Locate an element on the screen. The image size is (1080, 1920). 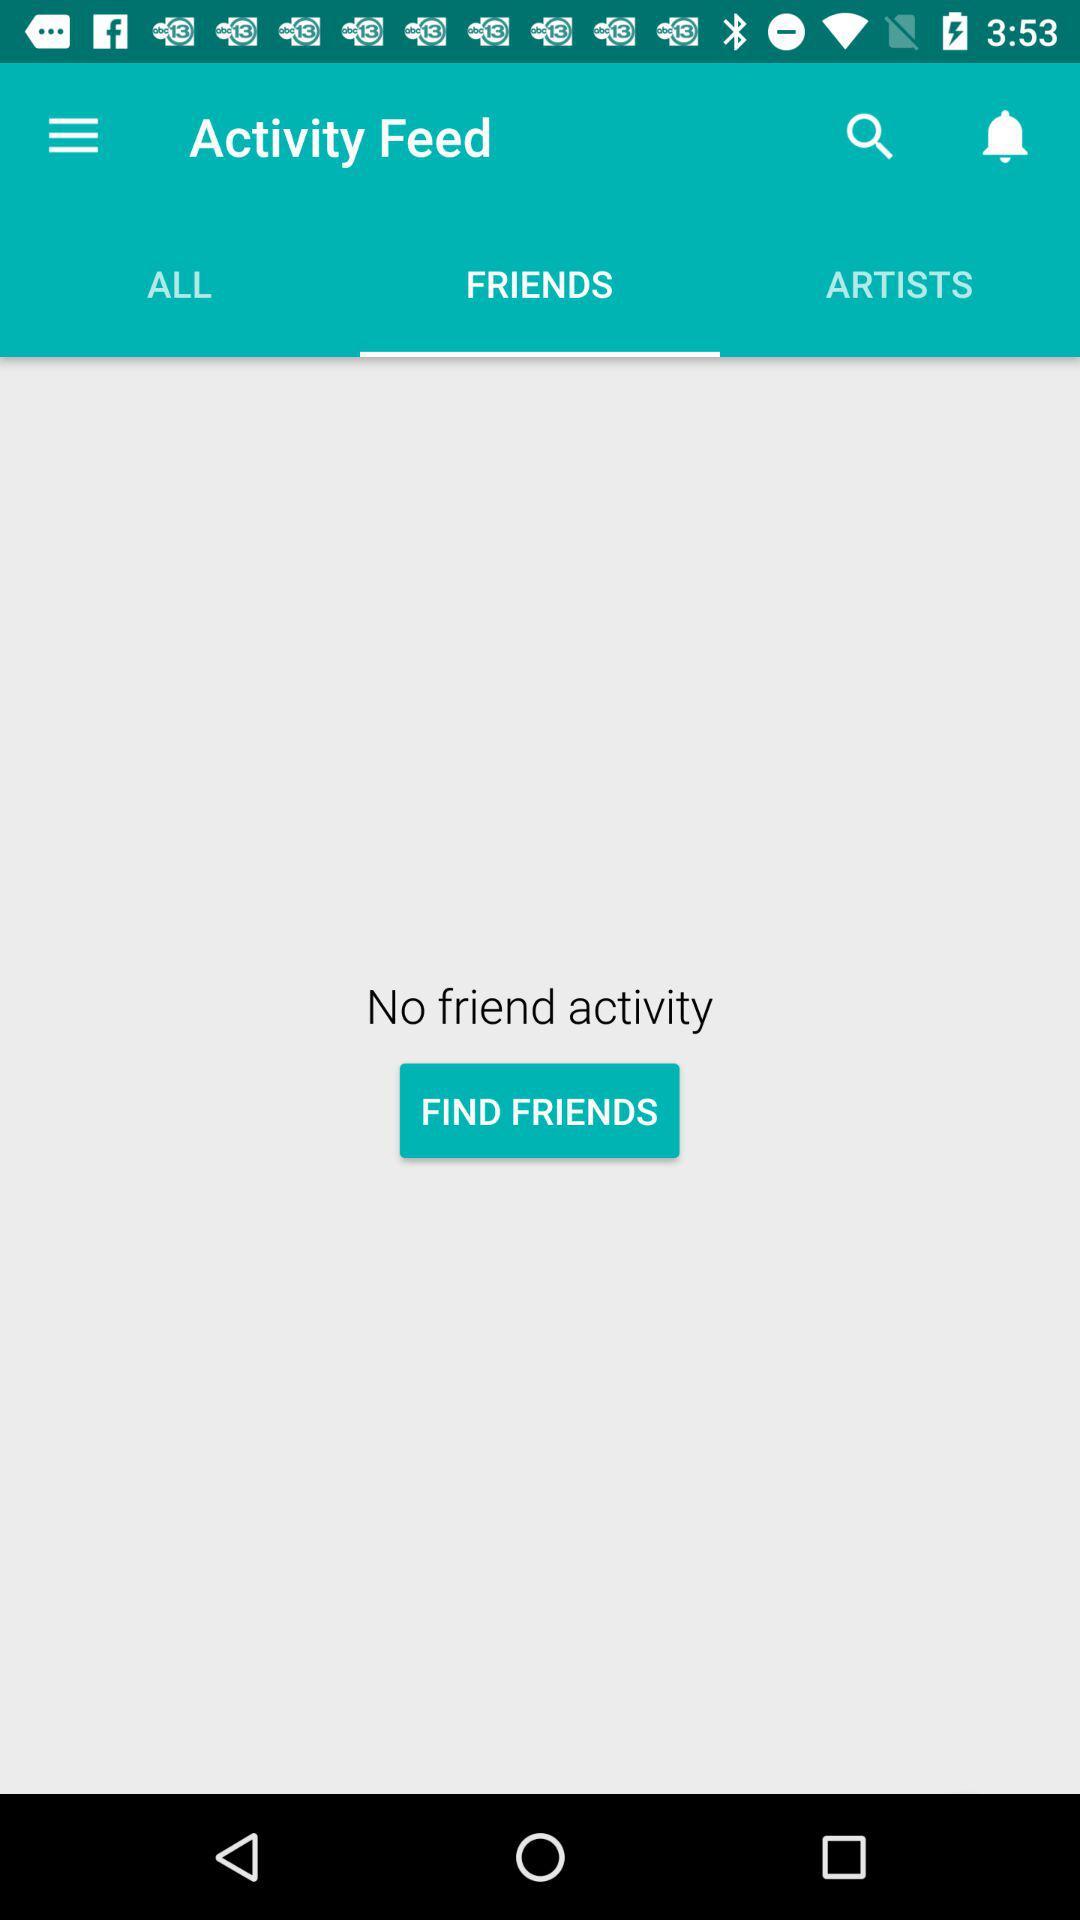
the find friends icon is located at coordinates (538, 1109).